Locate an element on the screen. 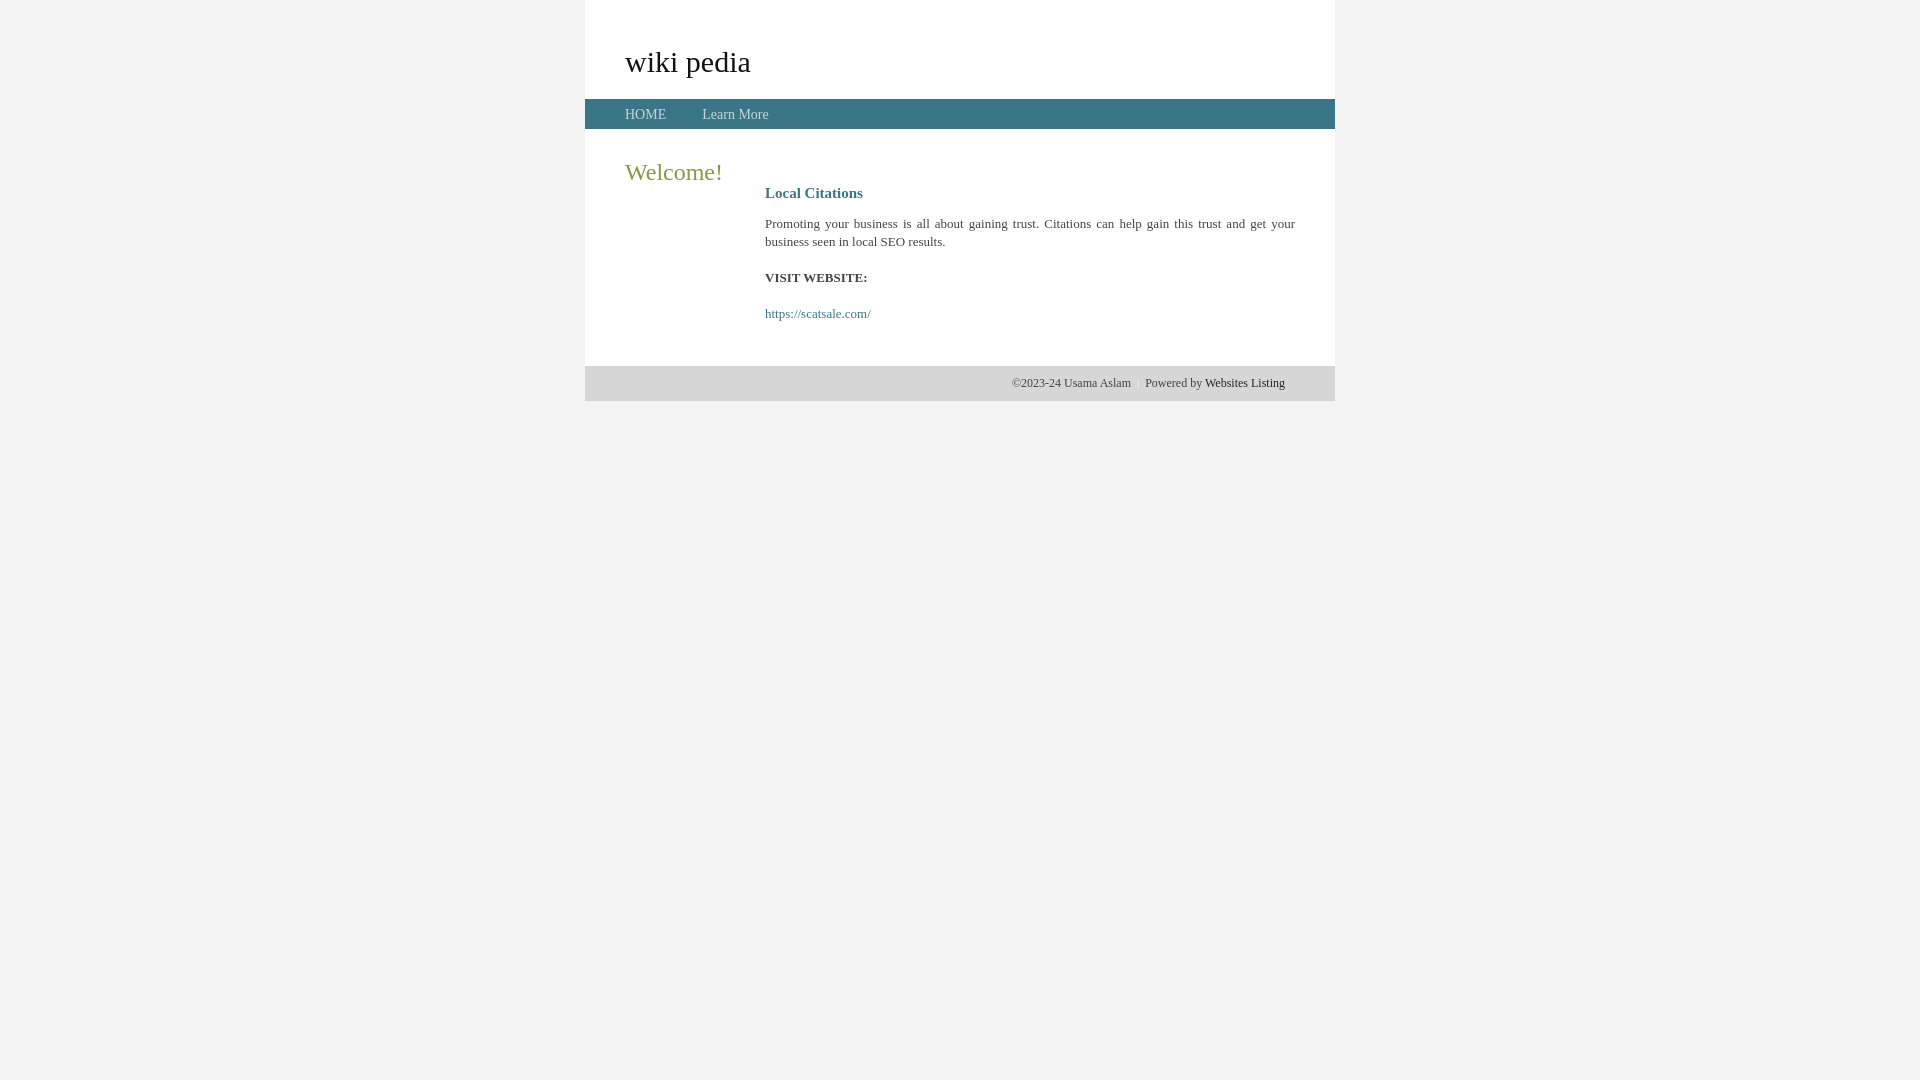 This screenshot has width=1920, height=1080. 'wiki pedia' is located at coordinates (687, 60).